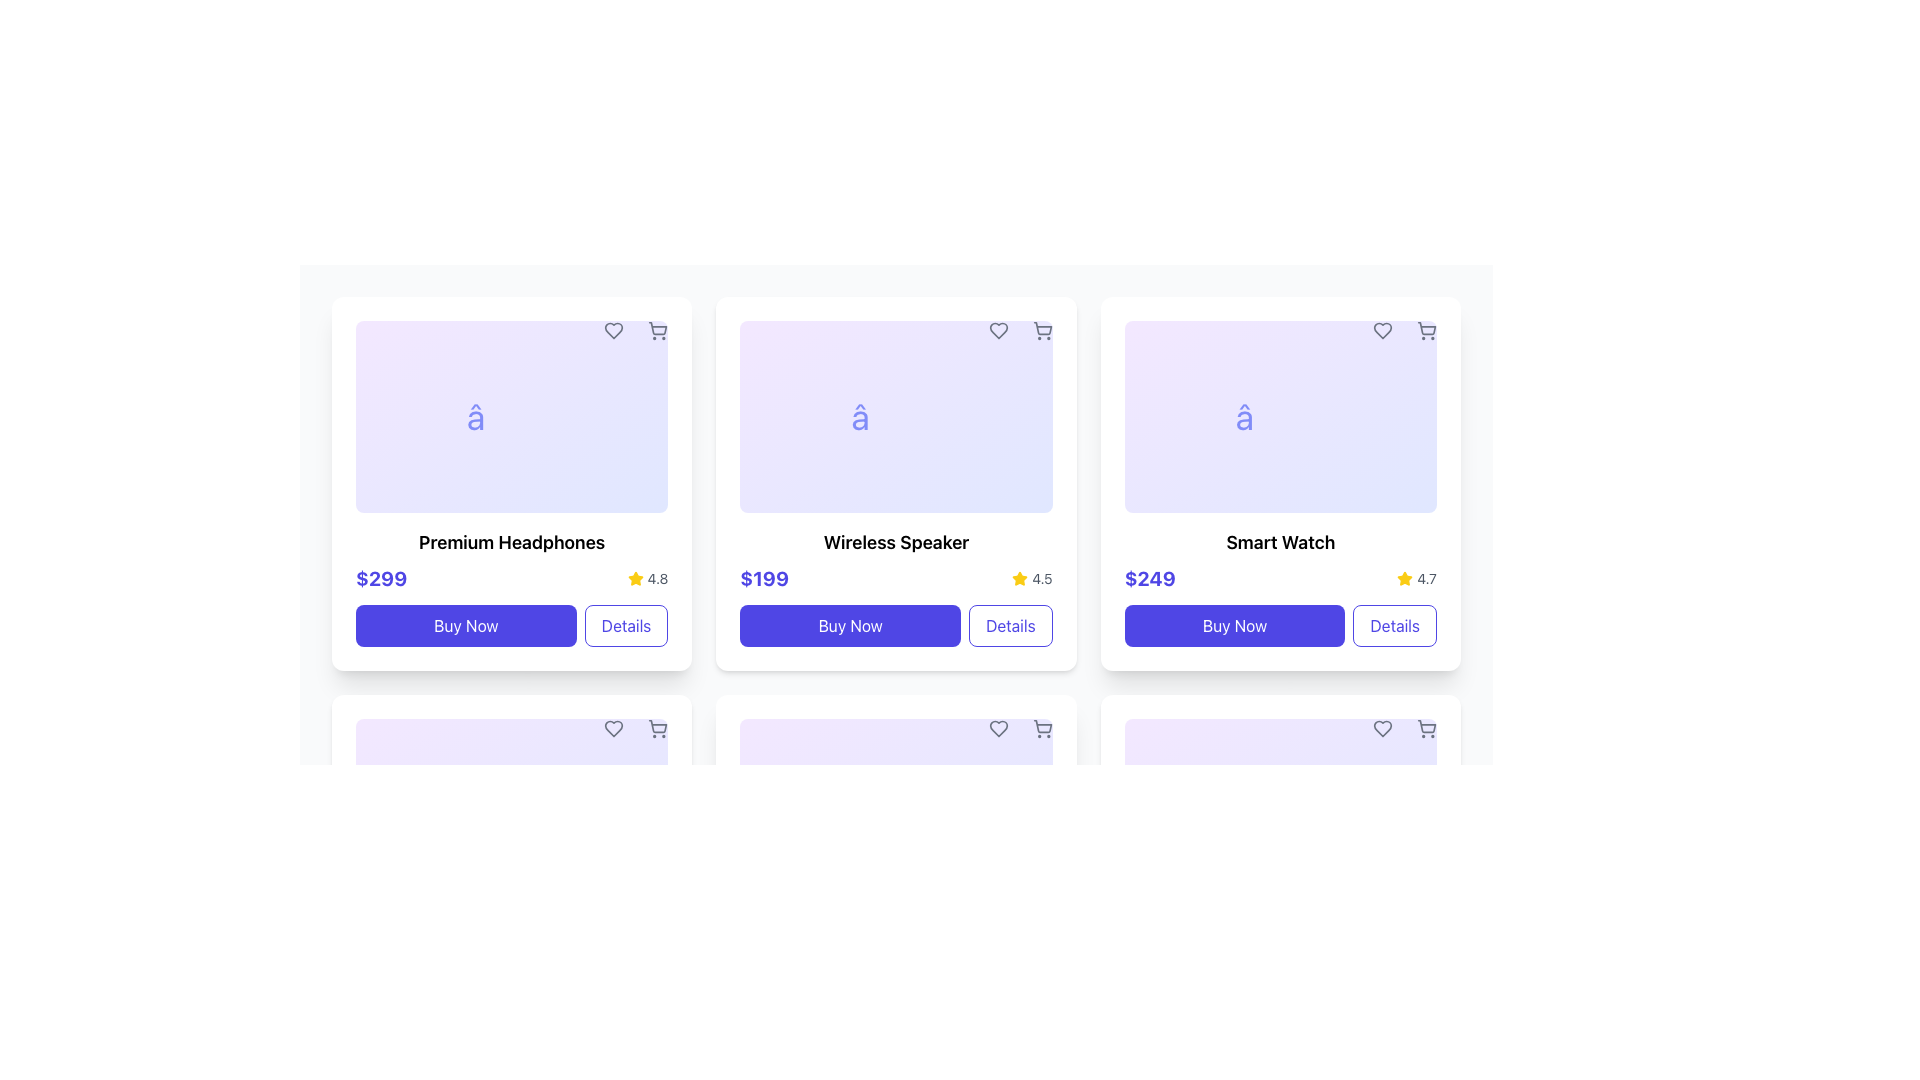 This screenshot has width=1920, height=1080. What do you see at coordinates (1425, 729) in the screenshot?
I see `the cart icon, which is a gray shopping cart graphic with wheels located at the top-right corner of the product card for 'Smart Watch'` at bounding box center [1425, 729].